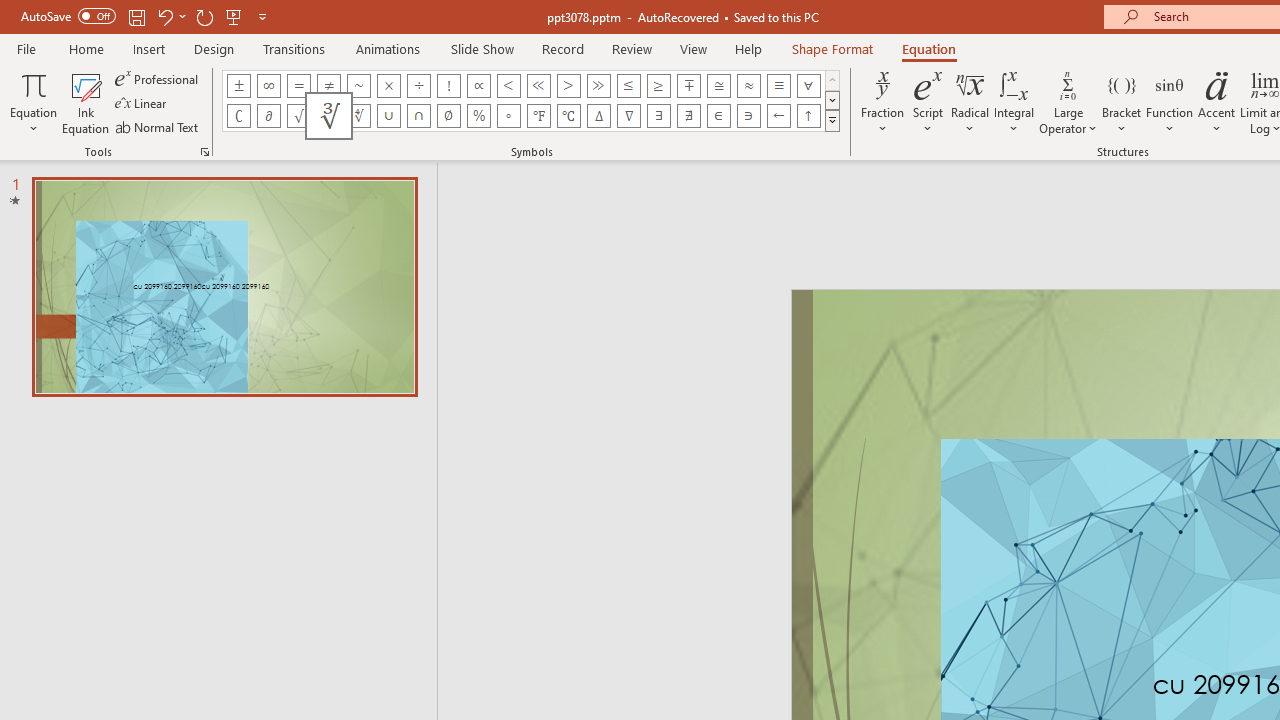  Describe the element at coordinates (747, 85) in the screenshot. I see `'Equation Symbol Almost Equal To (Asymptotic To)'` at that location.